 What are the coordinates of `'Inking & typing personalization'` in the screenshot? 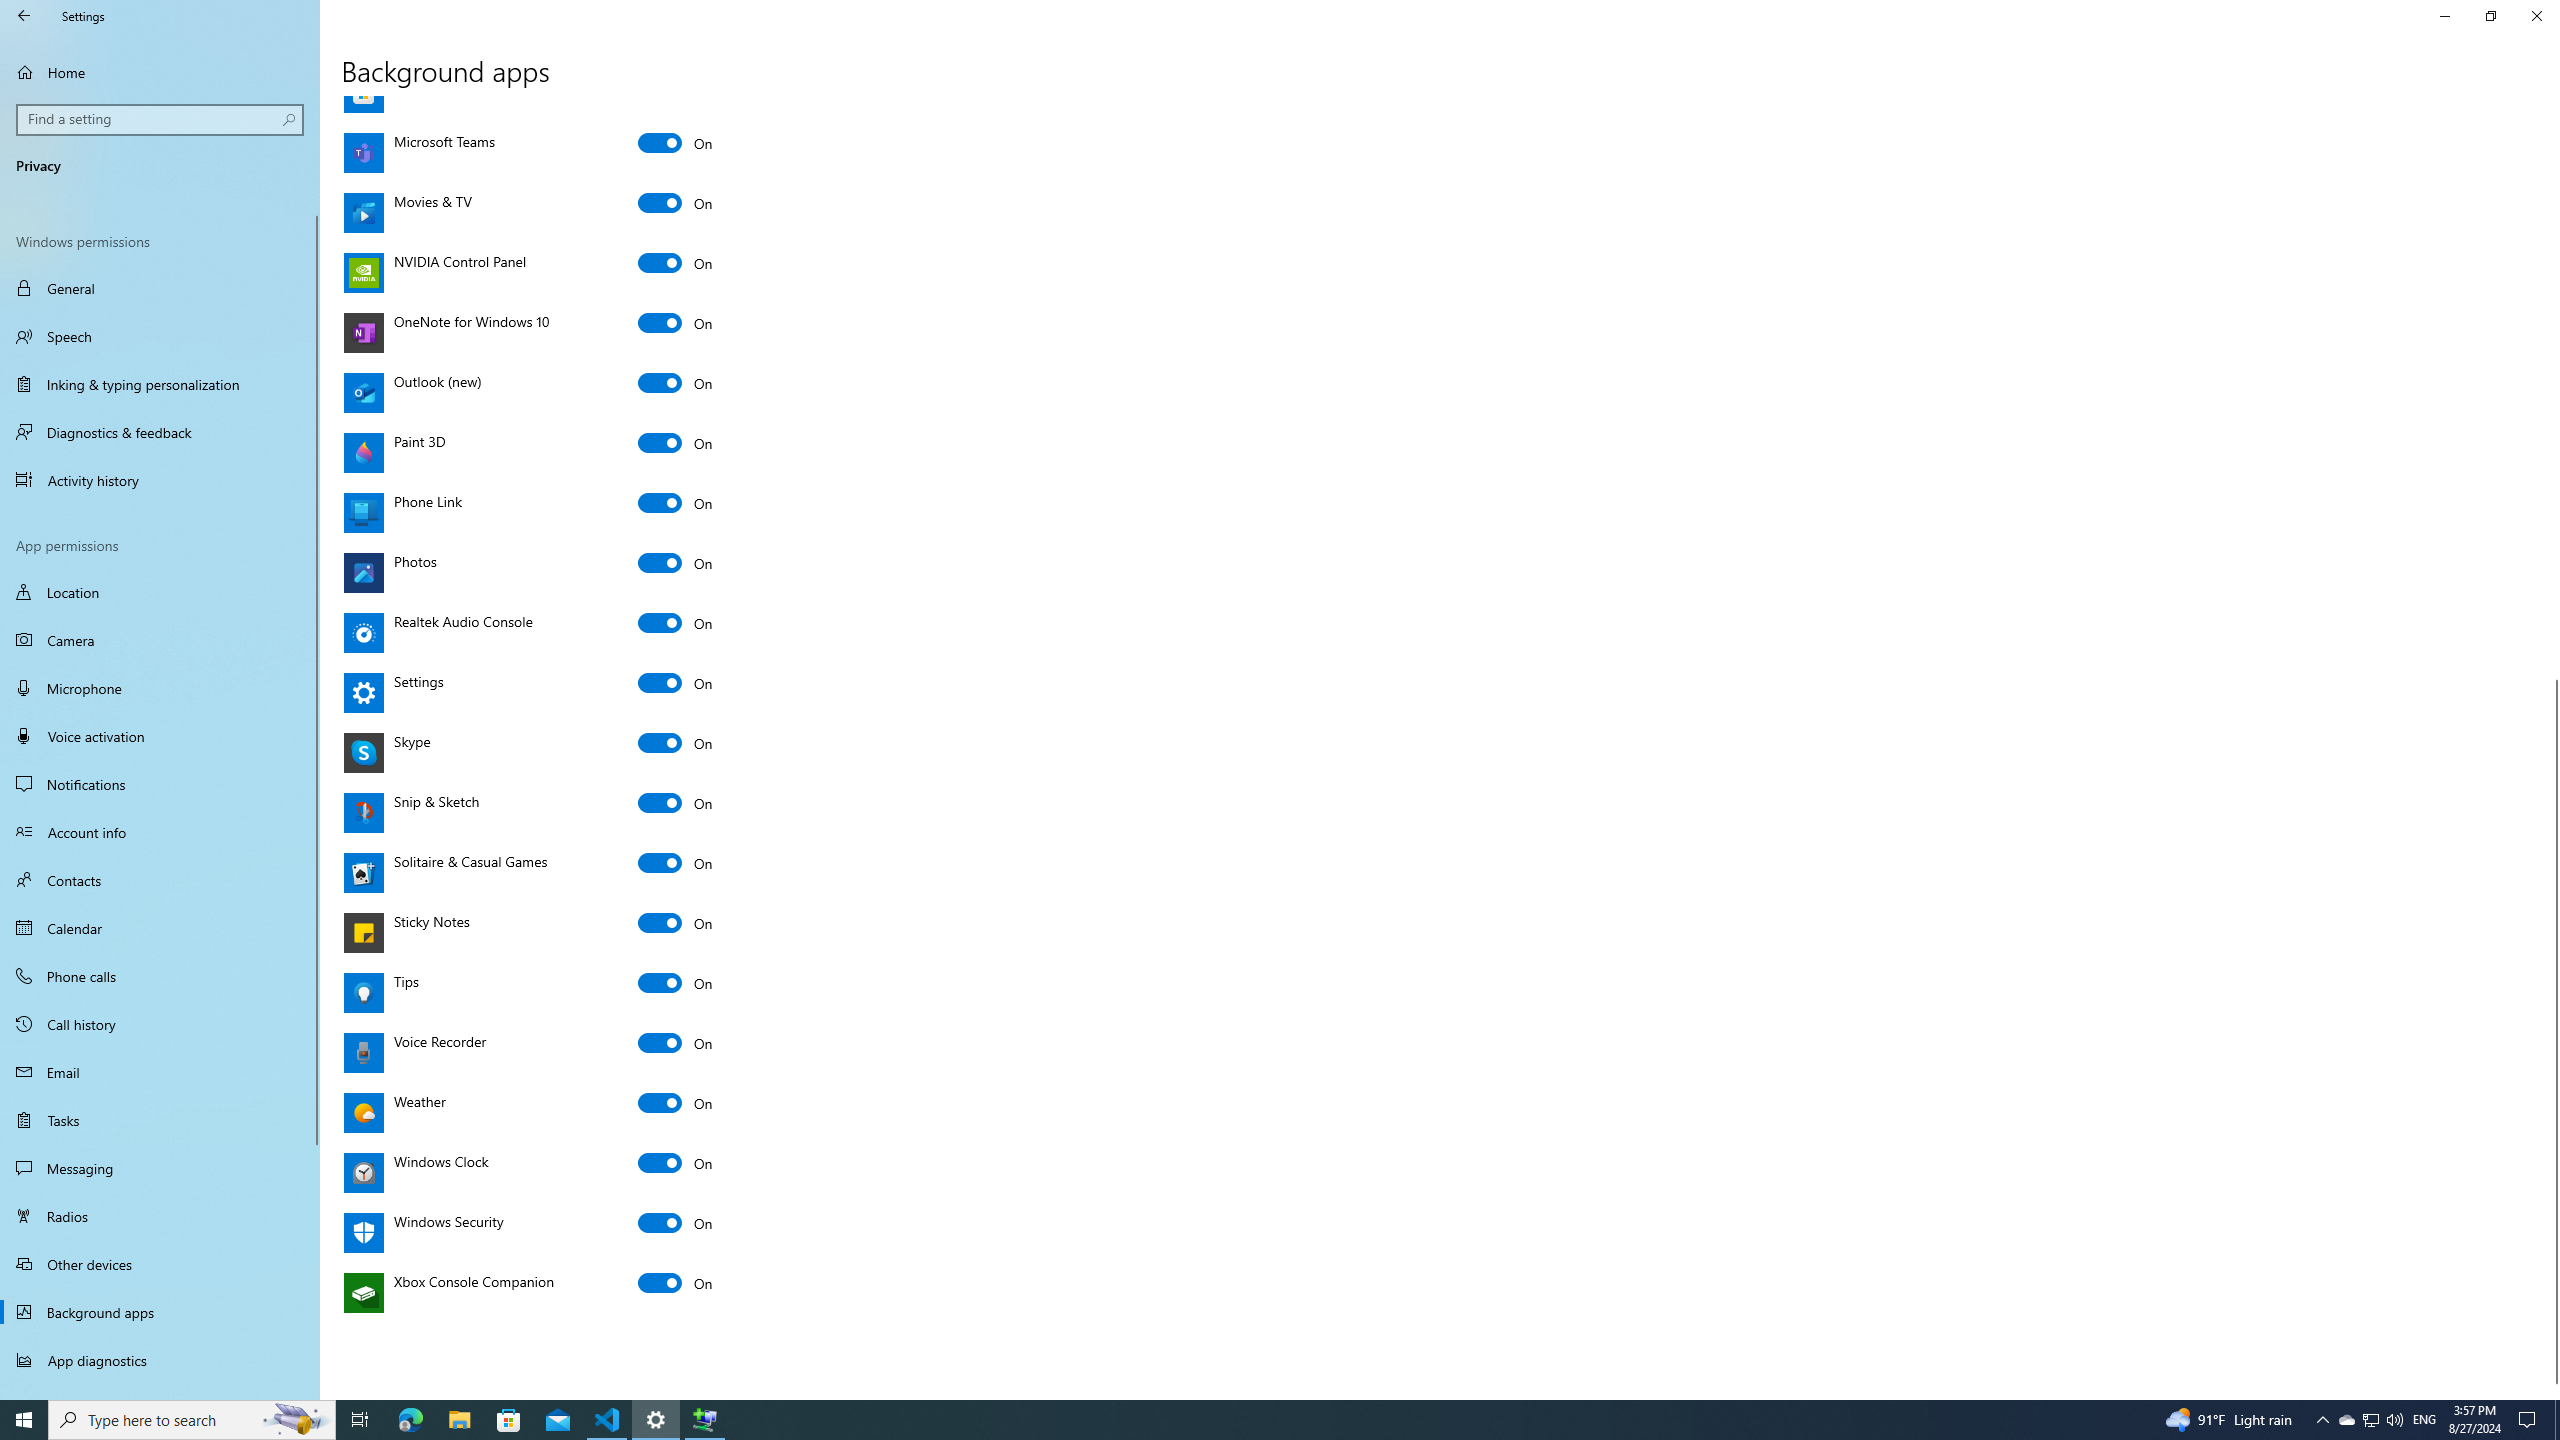 It's located at (159, 382).